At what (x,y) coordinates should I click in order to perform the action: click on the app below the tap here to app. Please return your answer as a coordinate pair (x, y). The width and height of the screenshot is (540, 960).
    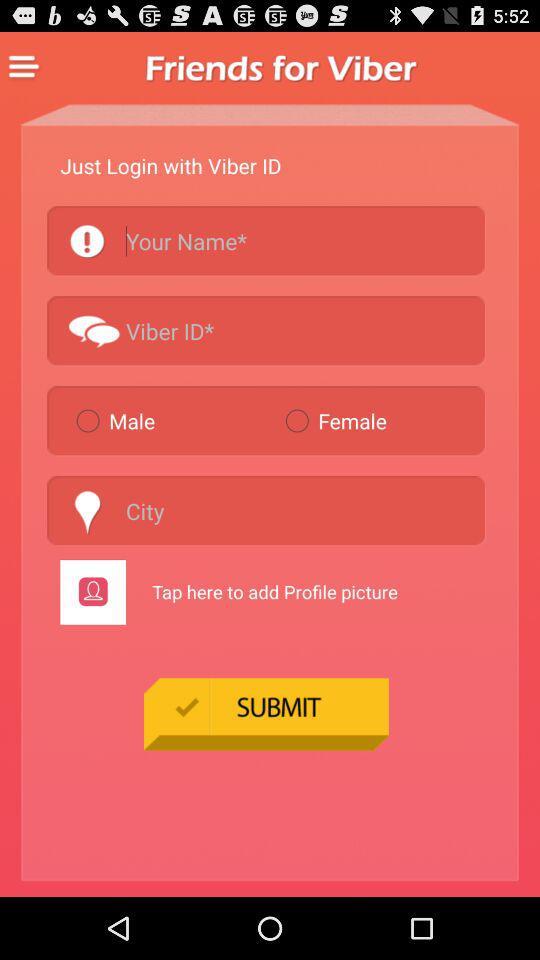
    Looking at the image, I should click on (266, 714).